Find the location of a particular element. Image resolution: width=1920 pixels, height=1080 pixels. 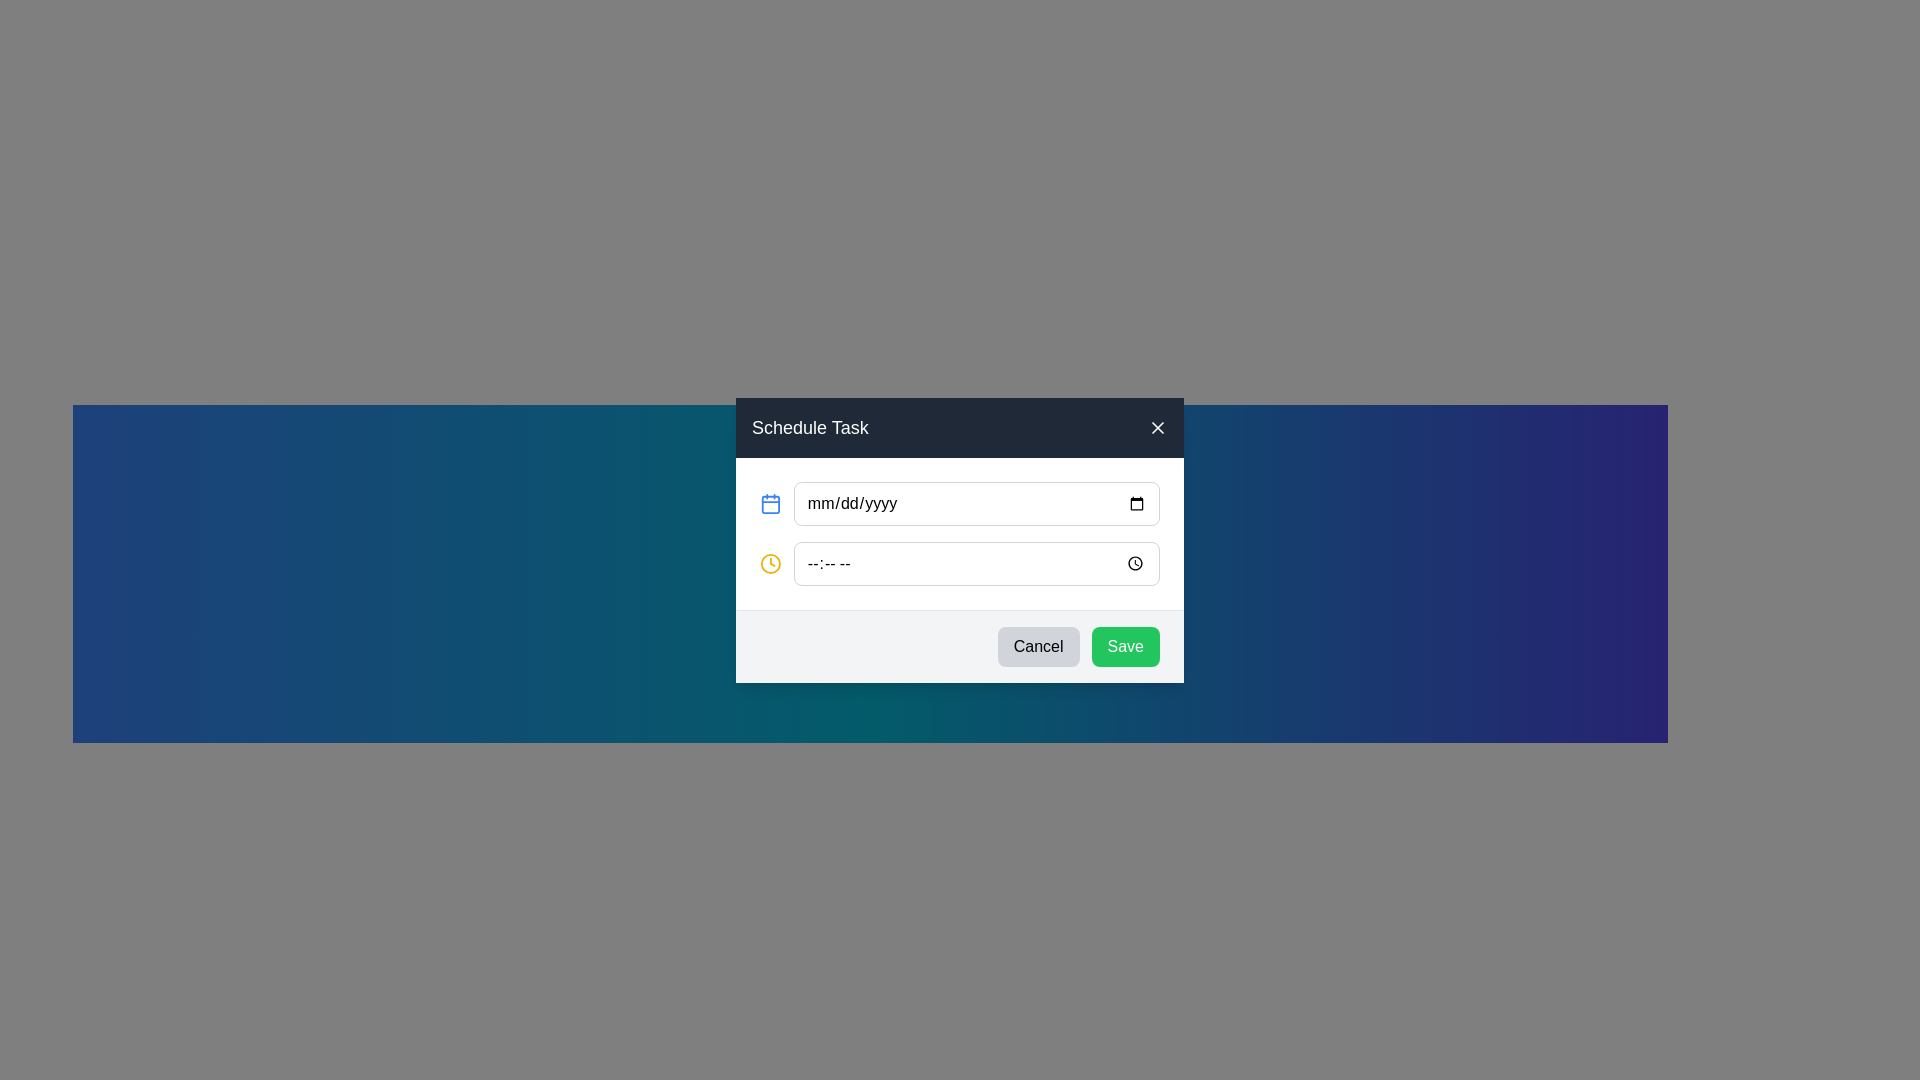

the 'Save' button located in the bottom-right corner of the modal dialog is located at coordinates (1125, 646).